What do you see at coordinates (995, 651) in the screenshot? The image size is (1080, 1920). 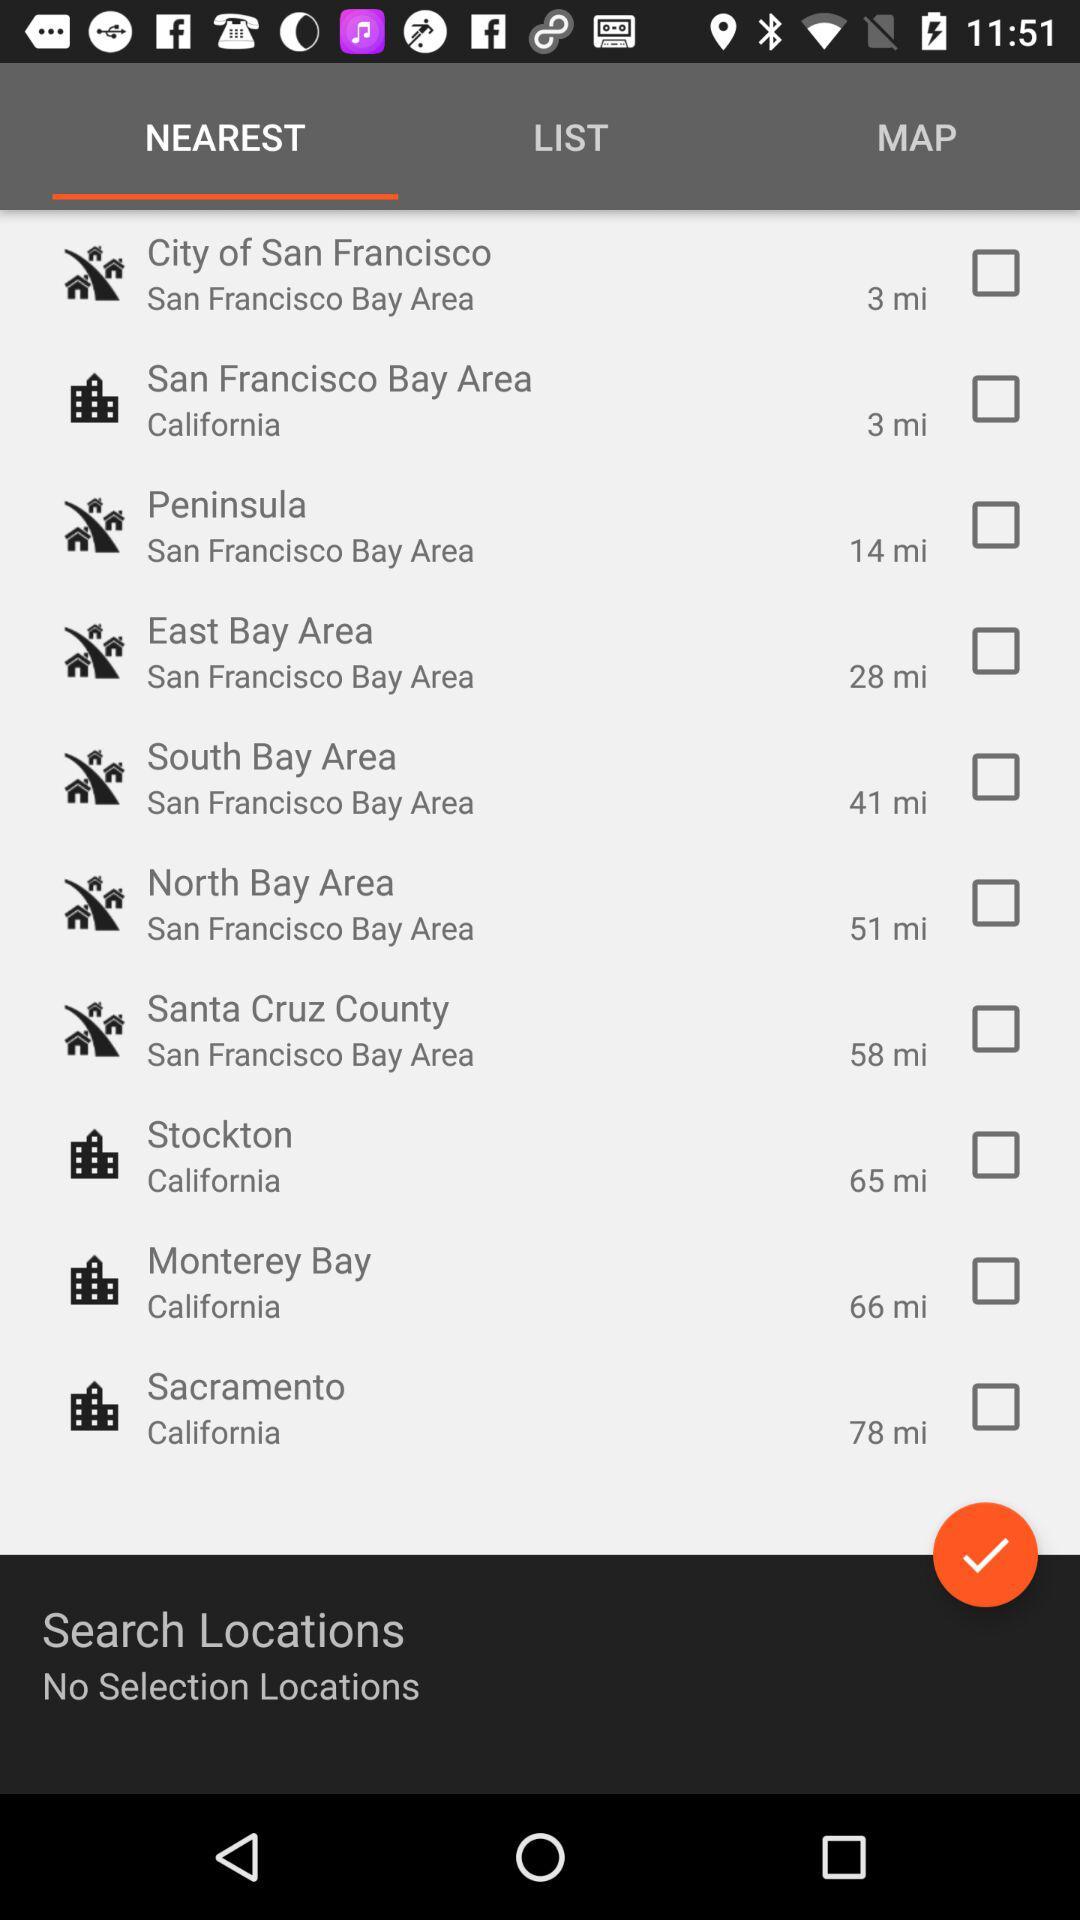 I see `east bay area` at bounding box center [995, 651].